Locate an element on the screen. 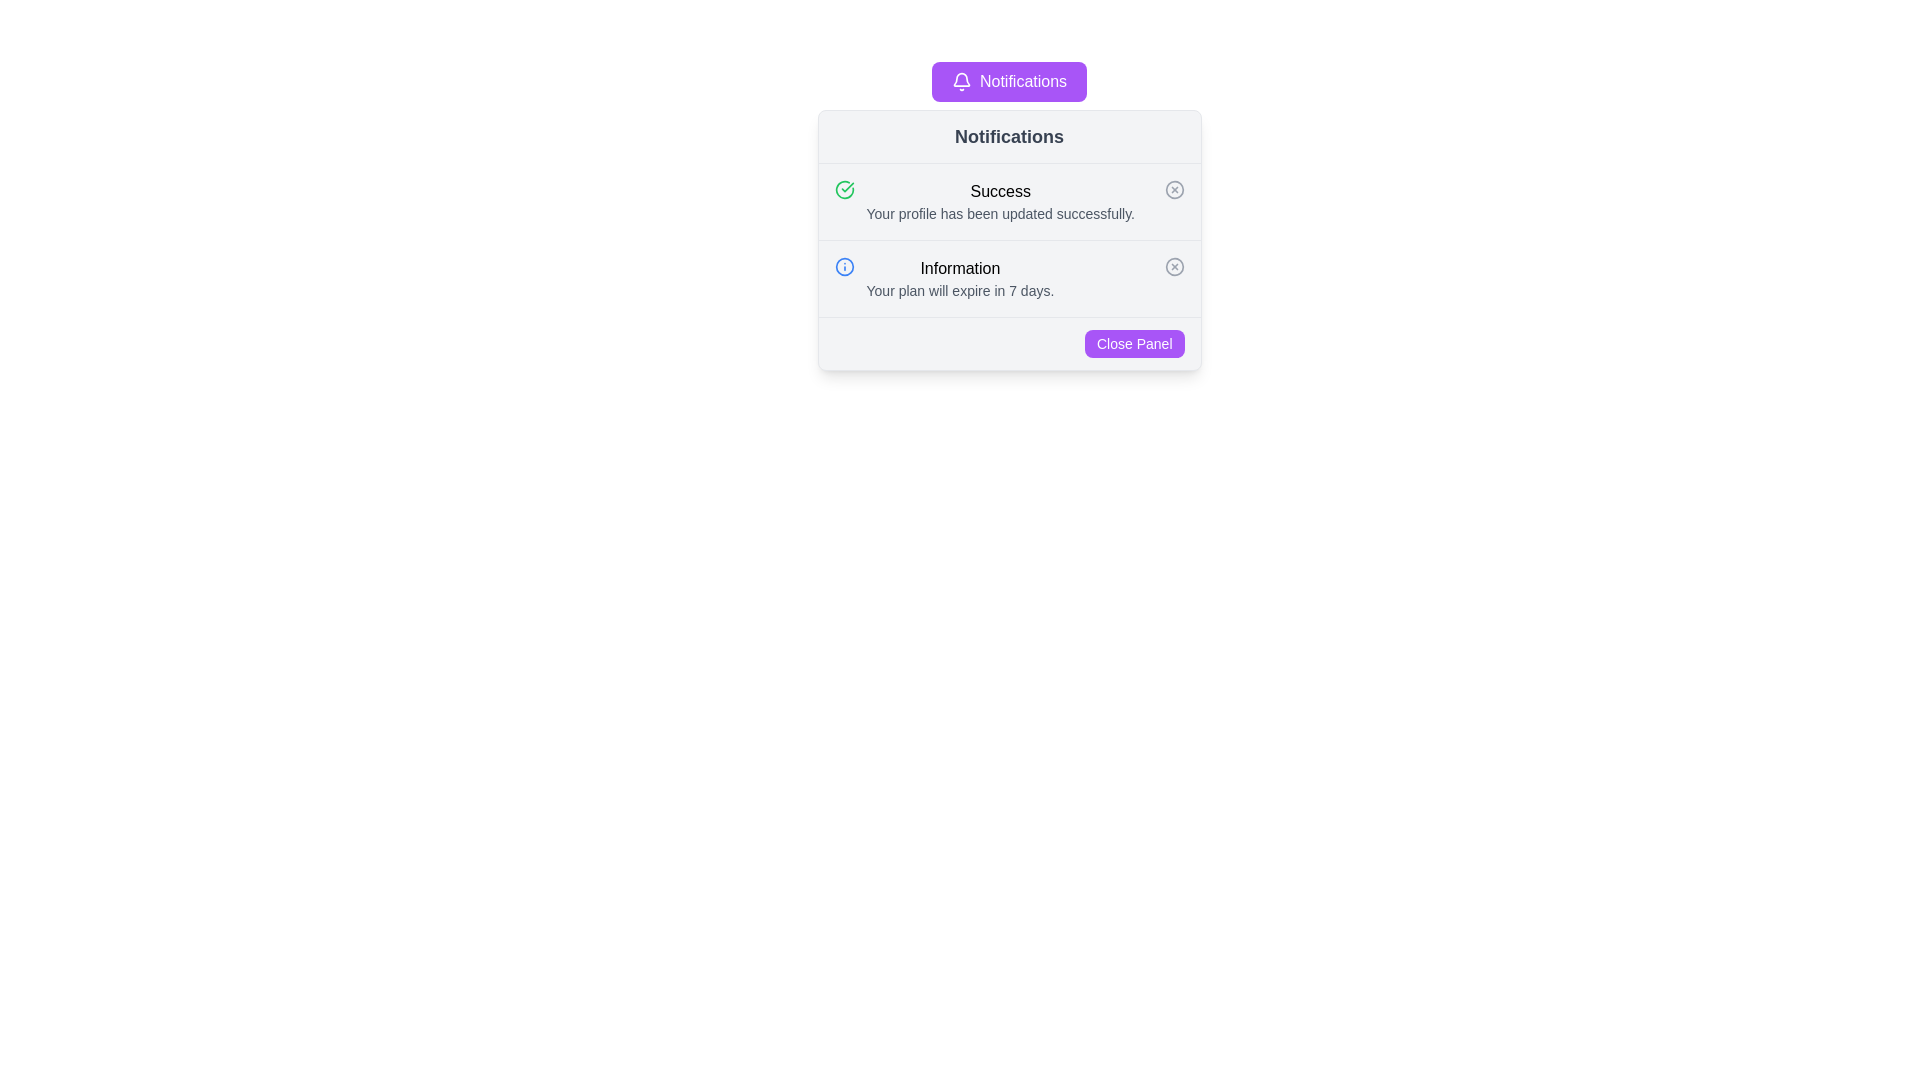 This screenshot has width=1920, height=1080. the close button at the bottom-right corner of the Notifications panel is located at coordinates (1134, 342).